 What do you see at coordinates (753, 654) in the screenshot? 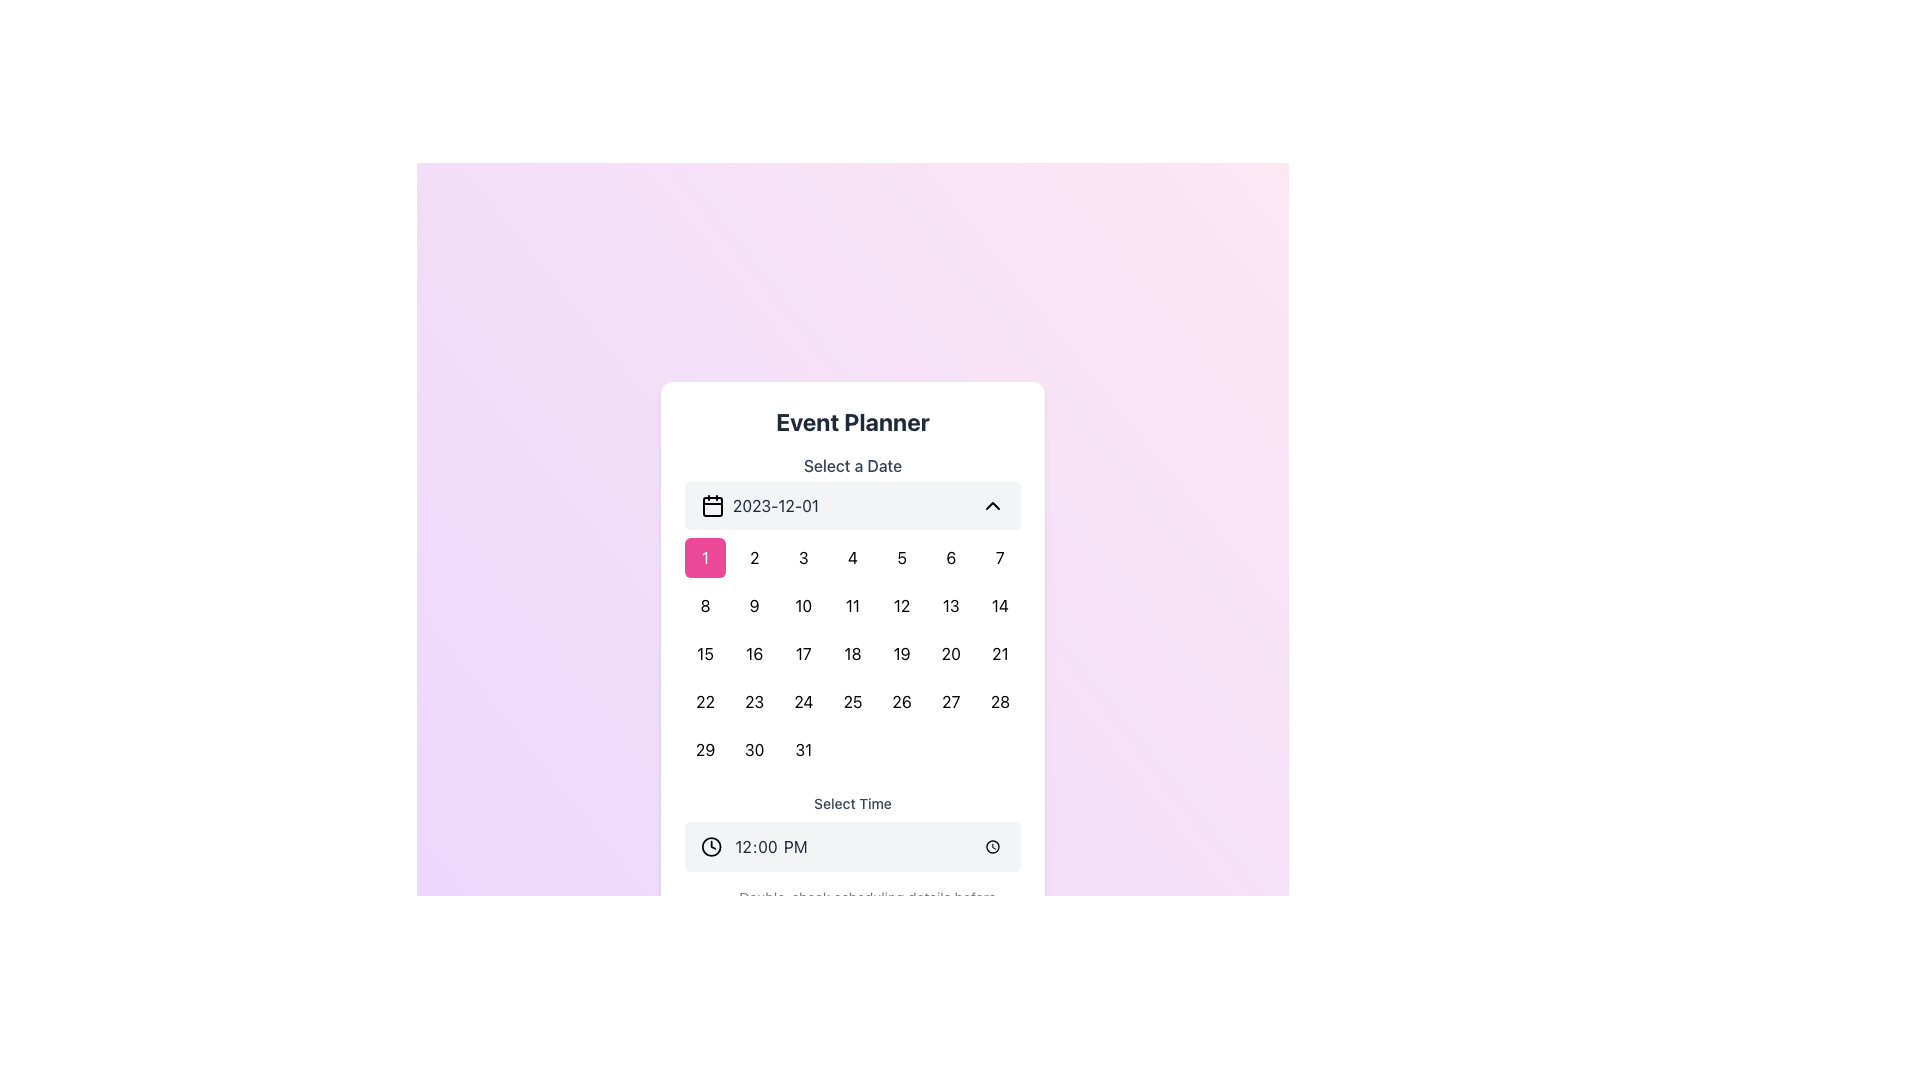
I see `the day selector button for the 16th day of the month in the calendar grid located in the third row and second column` at bounding box center [753, 654].